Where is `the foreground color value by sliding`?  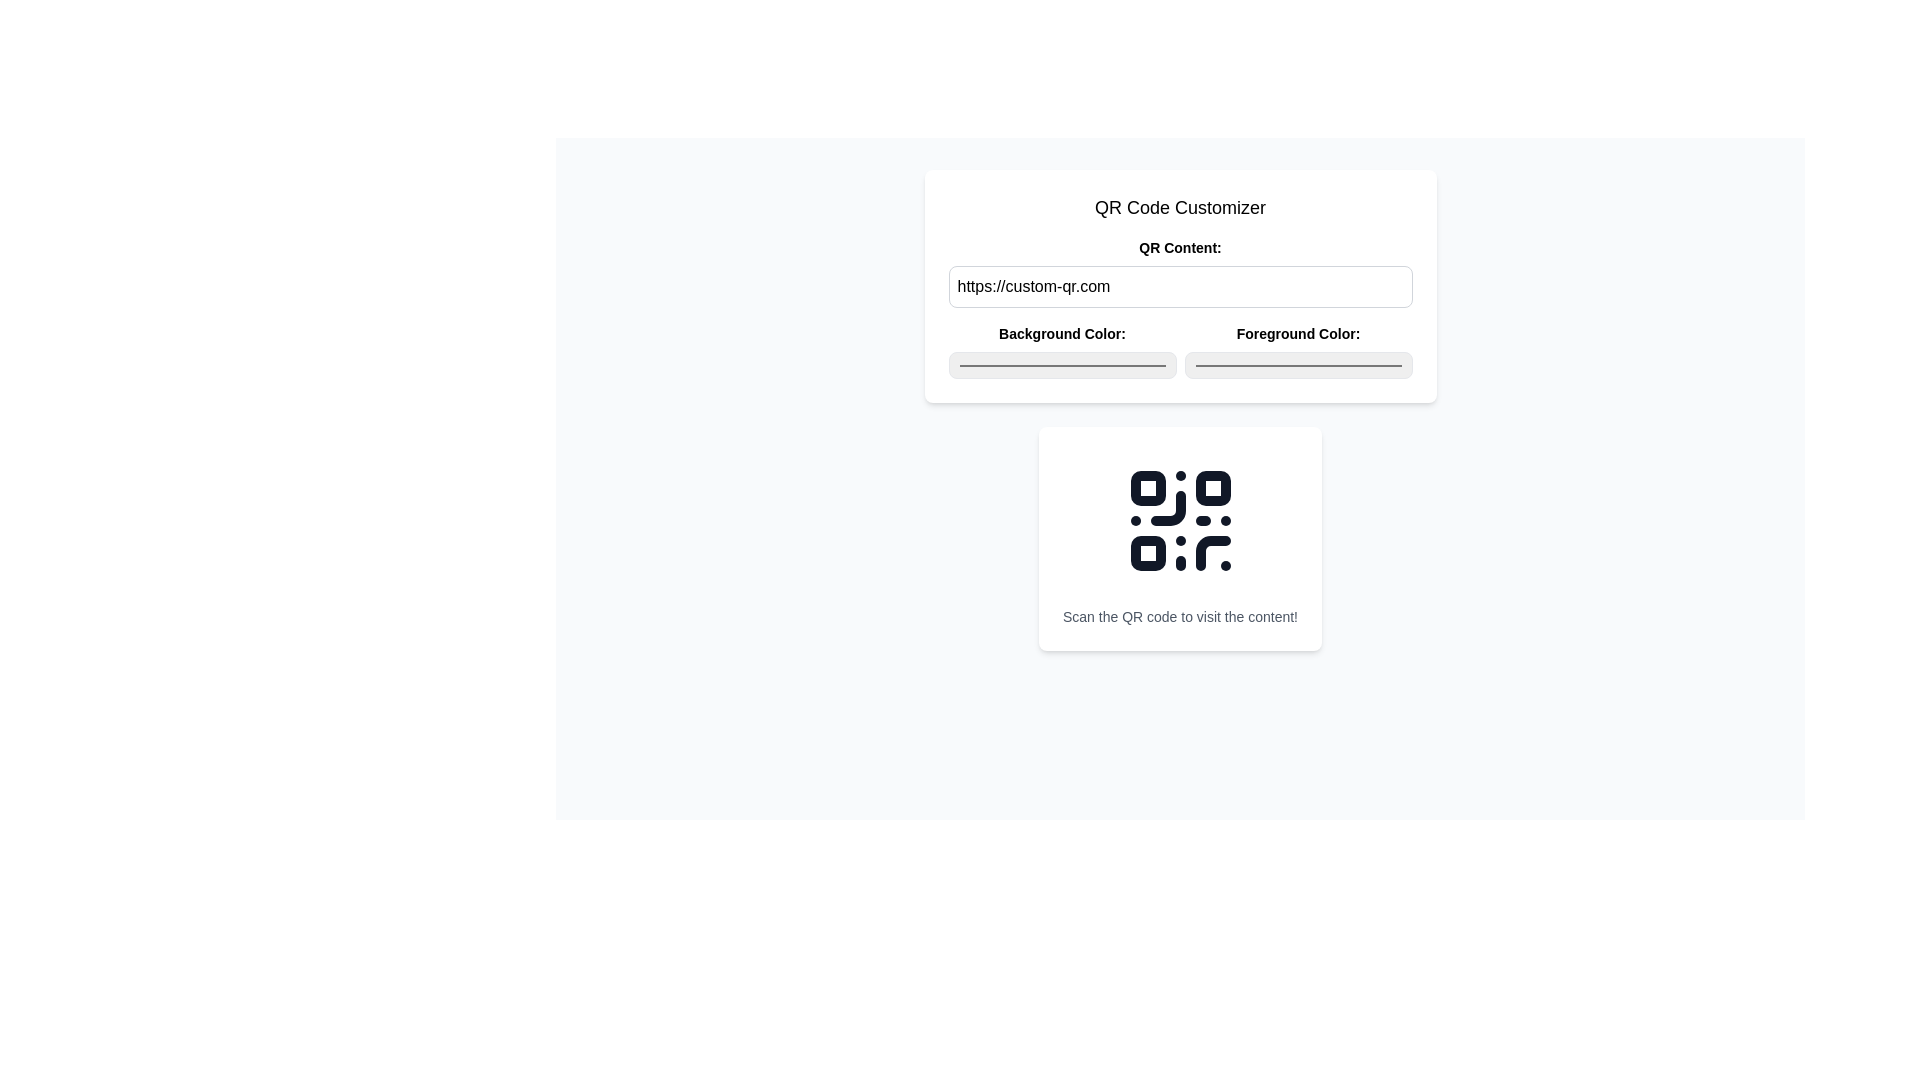
the foreground color value by sliding is located at coordinates (1231, 365).